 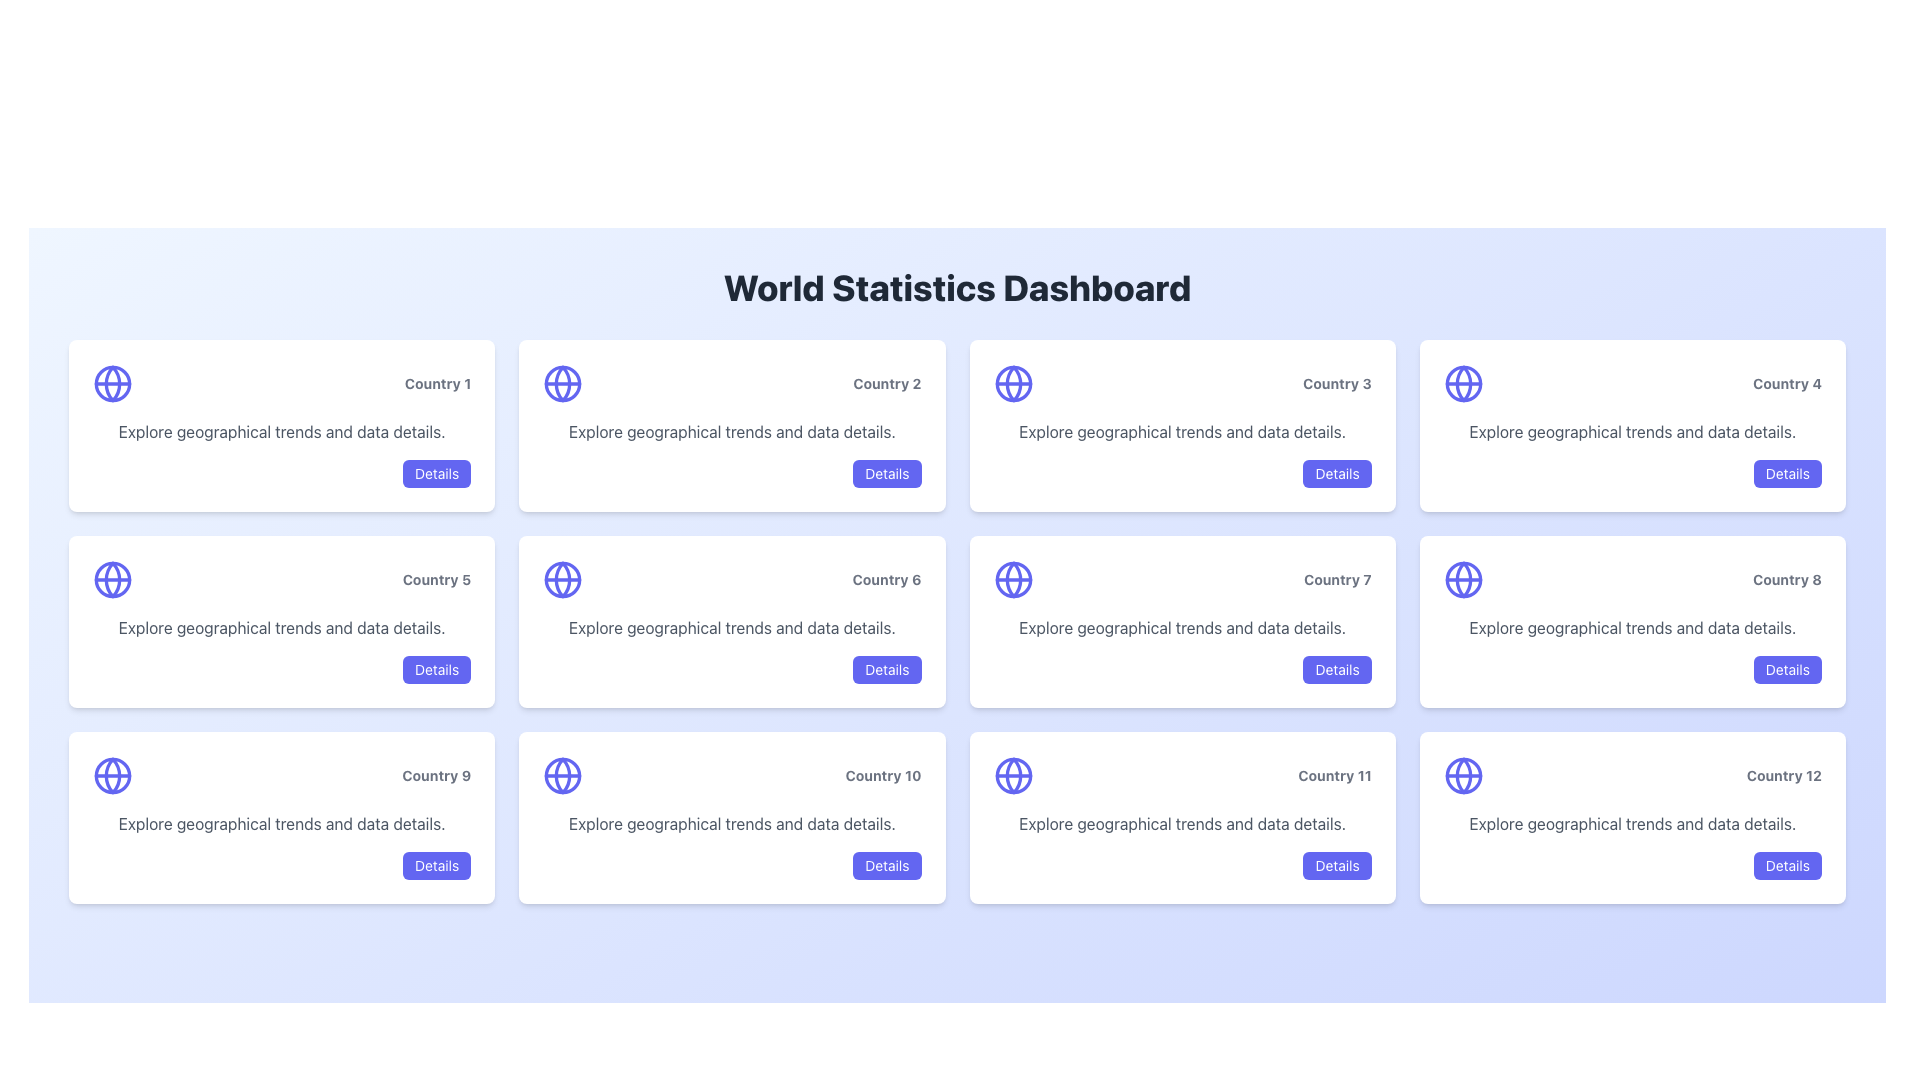 What do you see at coordinates (886, 384) in the screenshot?
I see `text label that identifies the specific country represented by the second card in the first row of the grid` at bounding box center [886, 384].